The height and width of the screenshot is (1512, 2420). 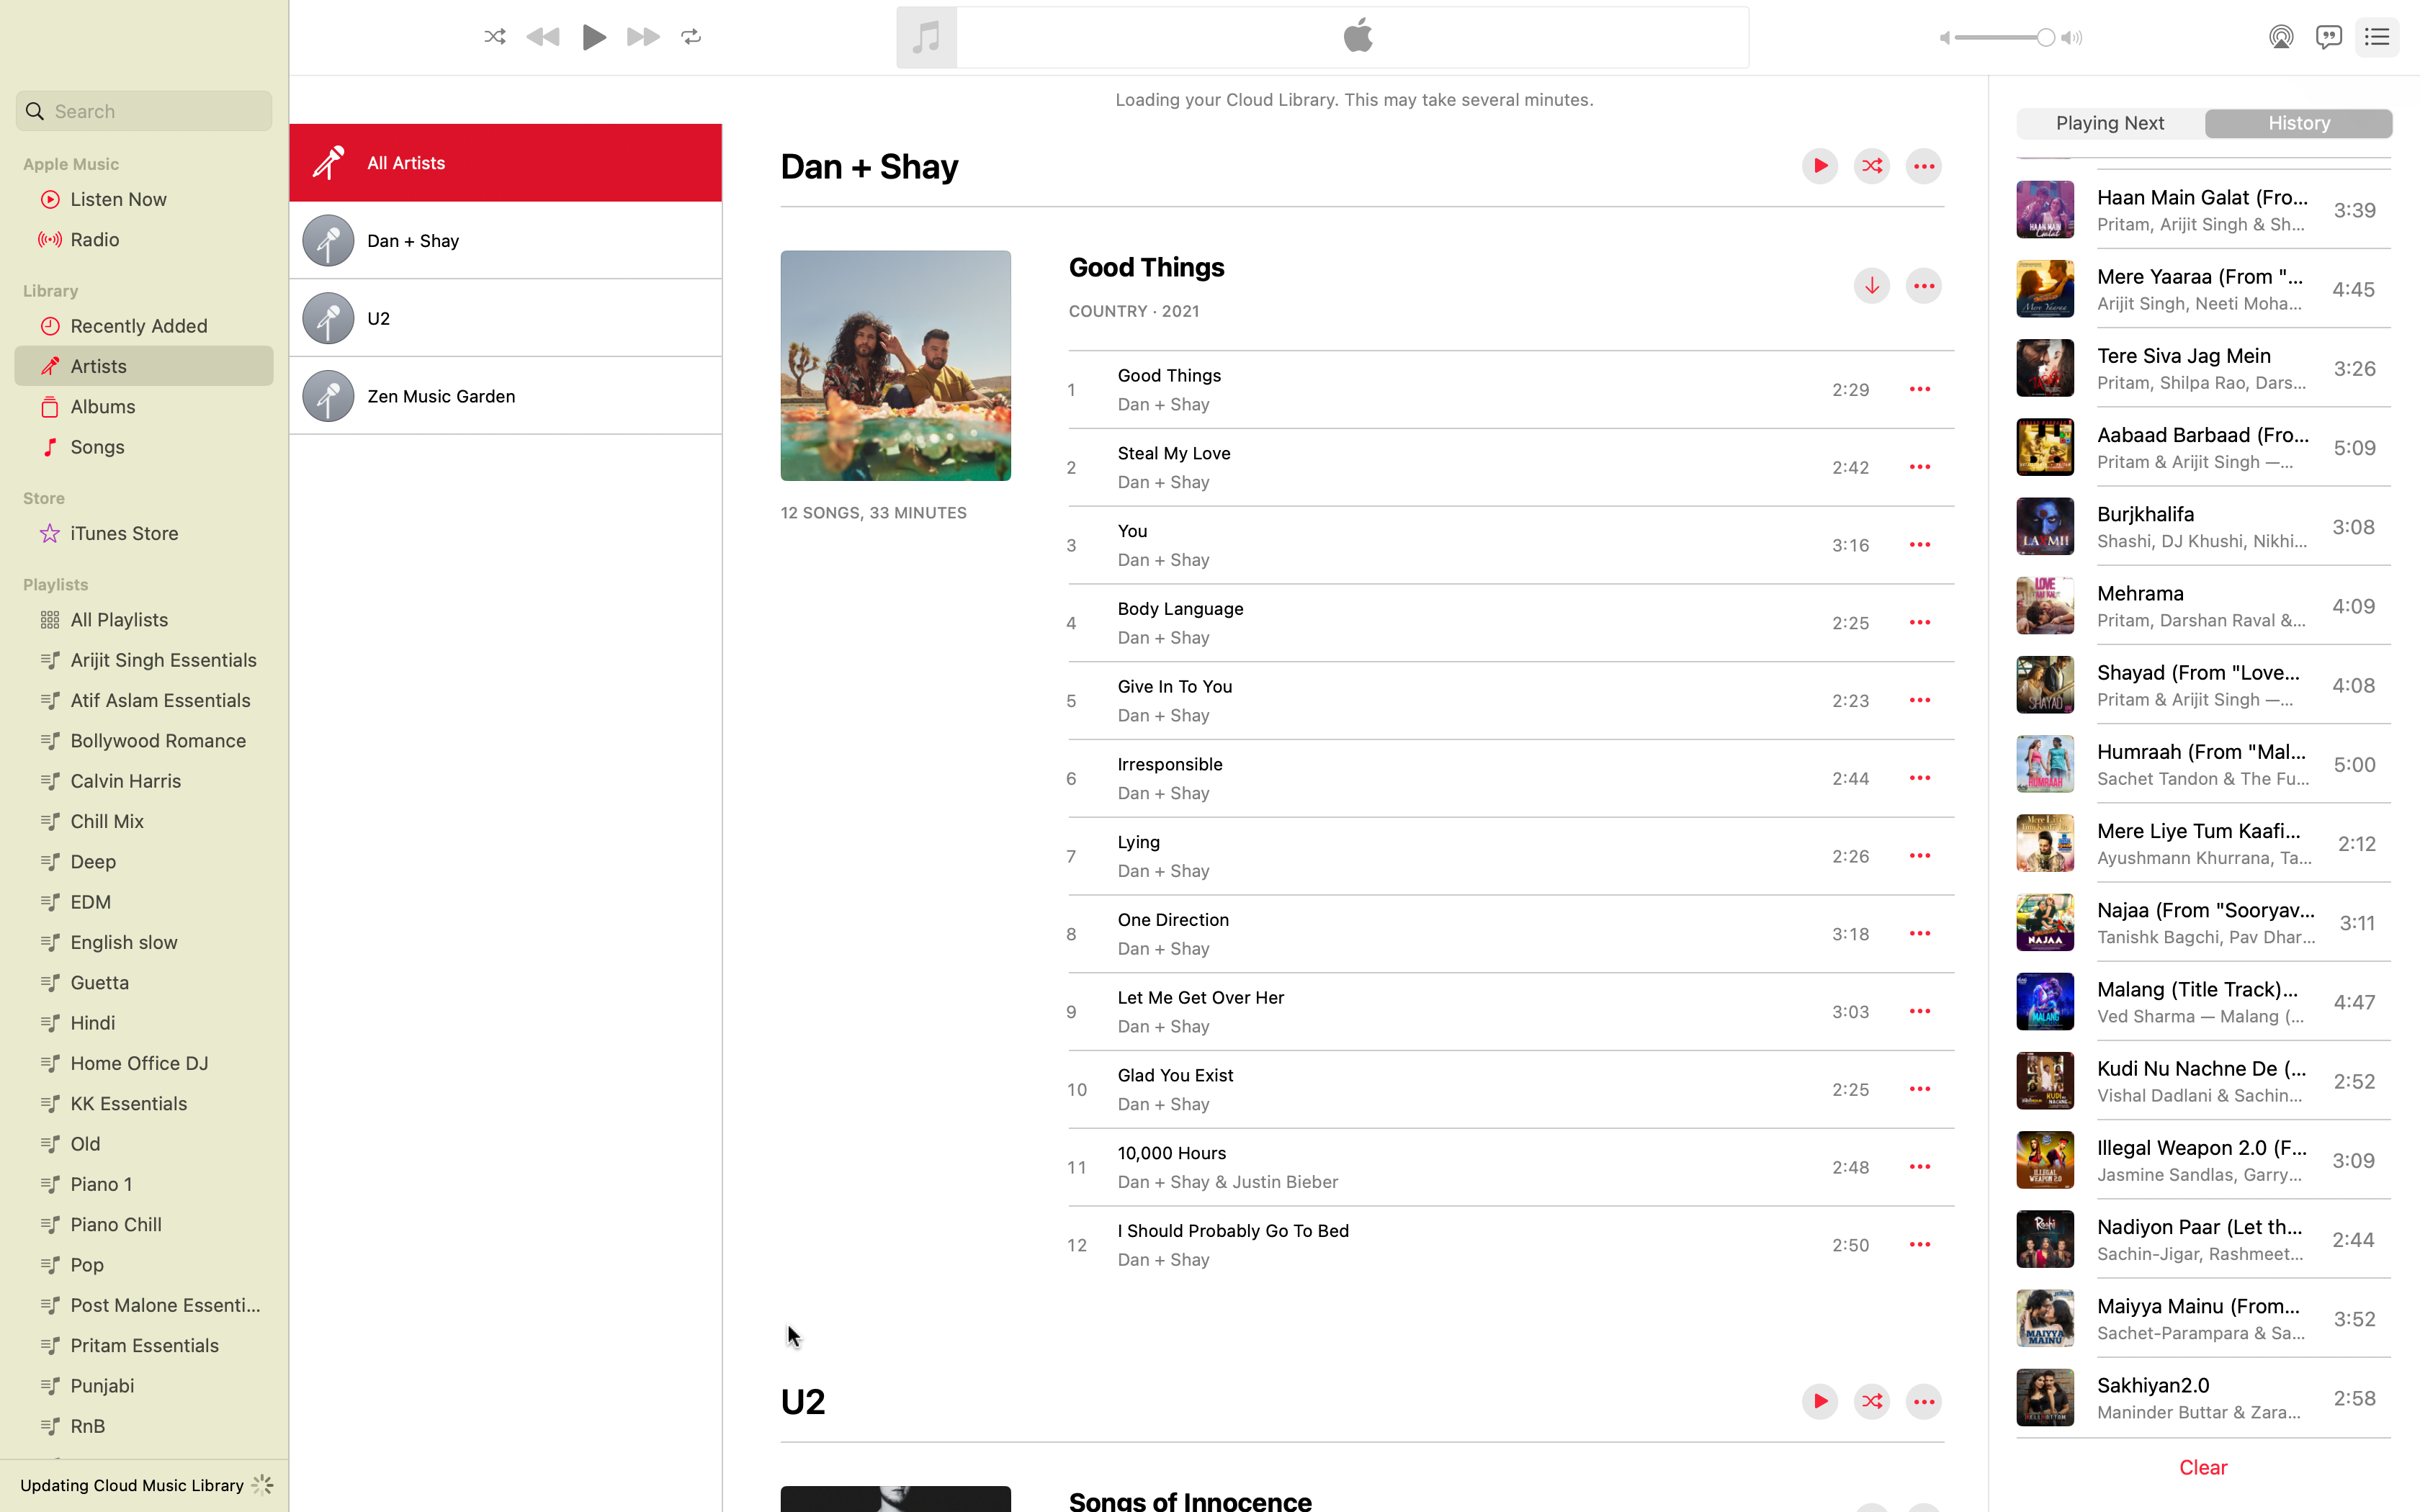 I want to click on Play the song "Mere Yaara, so click(x=2205, y=287).